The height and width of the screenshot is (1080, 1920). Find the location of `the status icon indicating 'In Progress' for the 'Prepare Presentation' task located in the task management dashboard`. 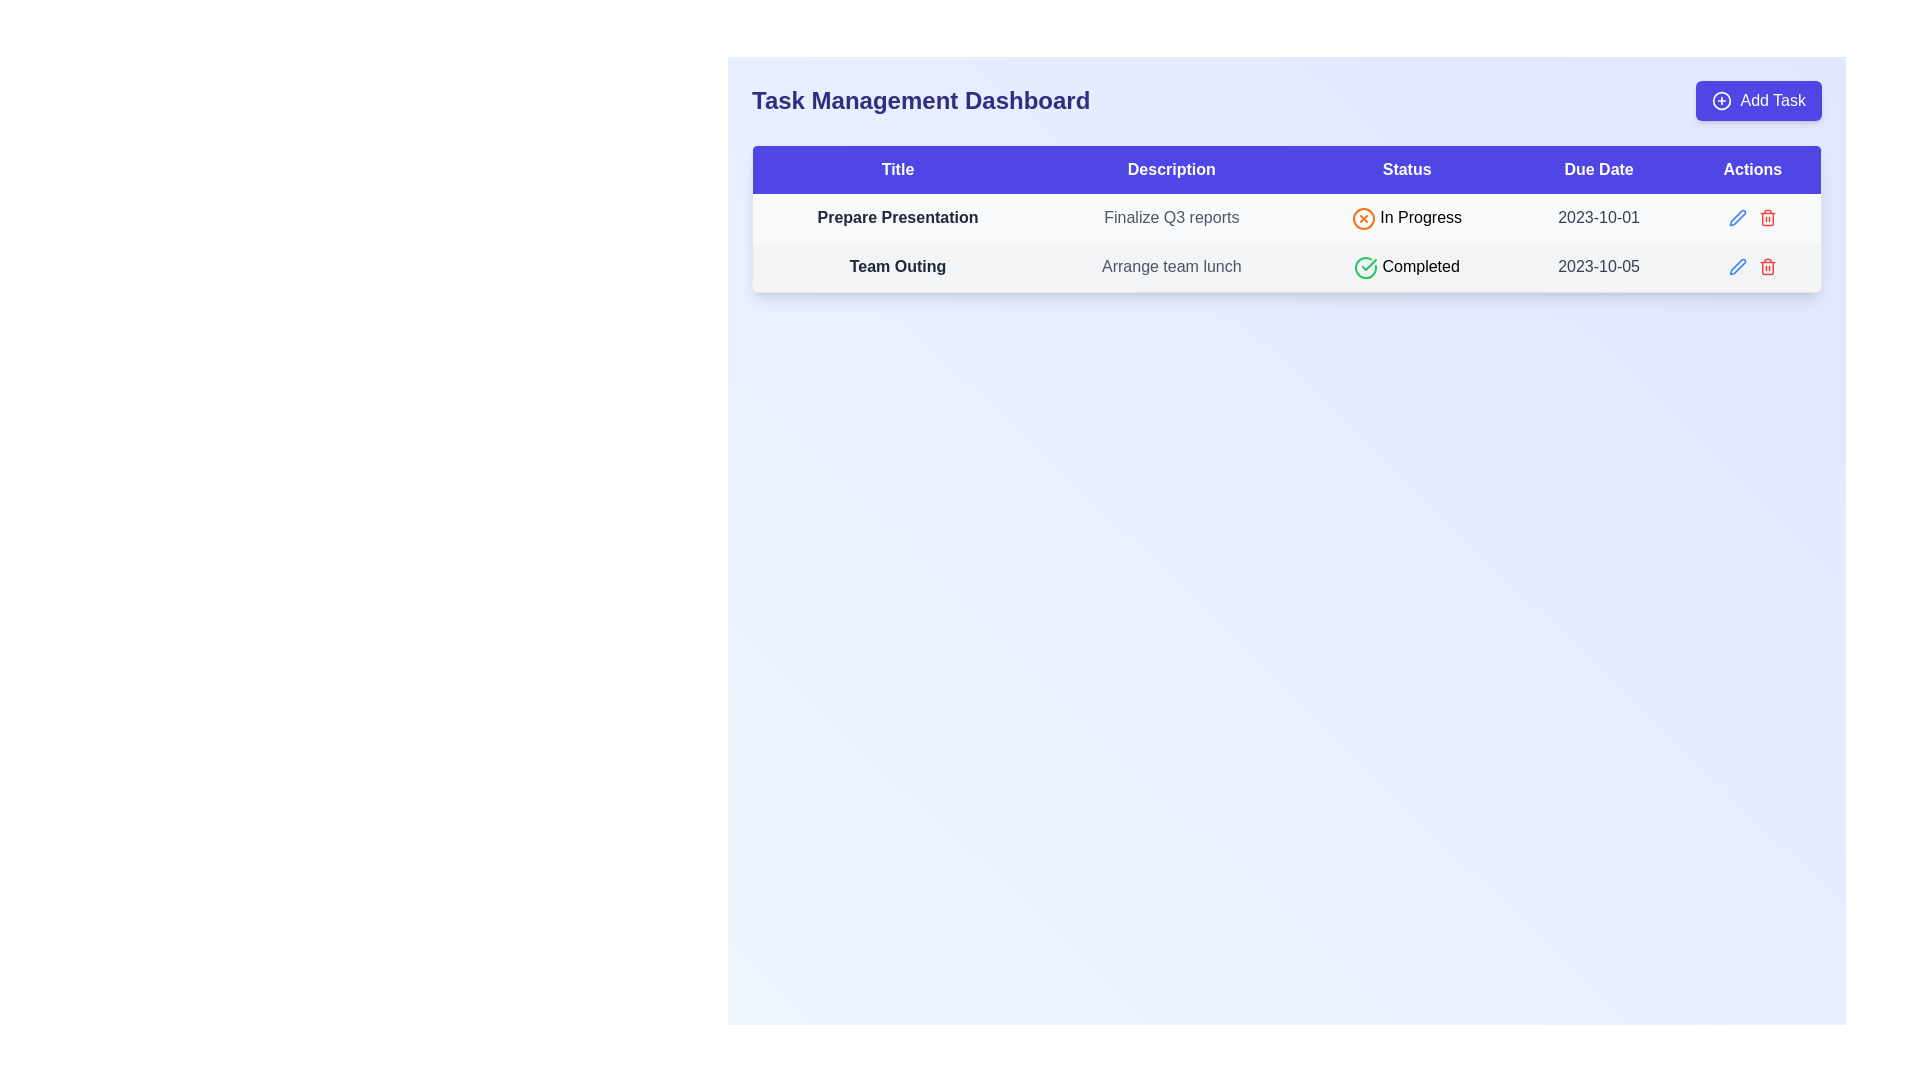

the status icon indicating 'In Progress' for the 'Prepare Presentation' task located in the task management dashboard is located at coordinates (1363, 218).